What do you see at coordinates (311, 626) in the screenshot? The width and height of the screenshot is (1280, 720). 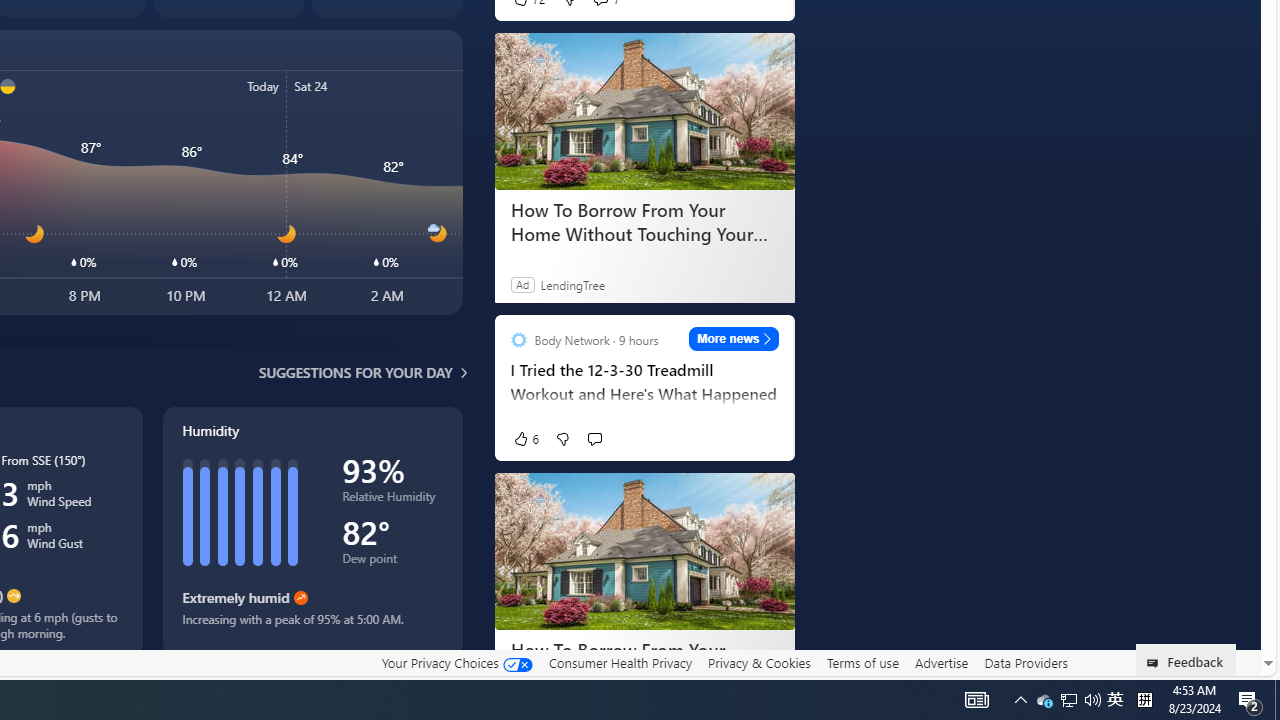 I see `'Increasing with a peak of 95% at 5:00 AM.'` at bounding box center [311, 626].